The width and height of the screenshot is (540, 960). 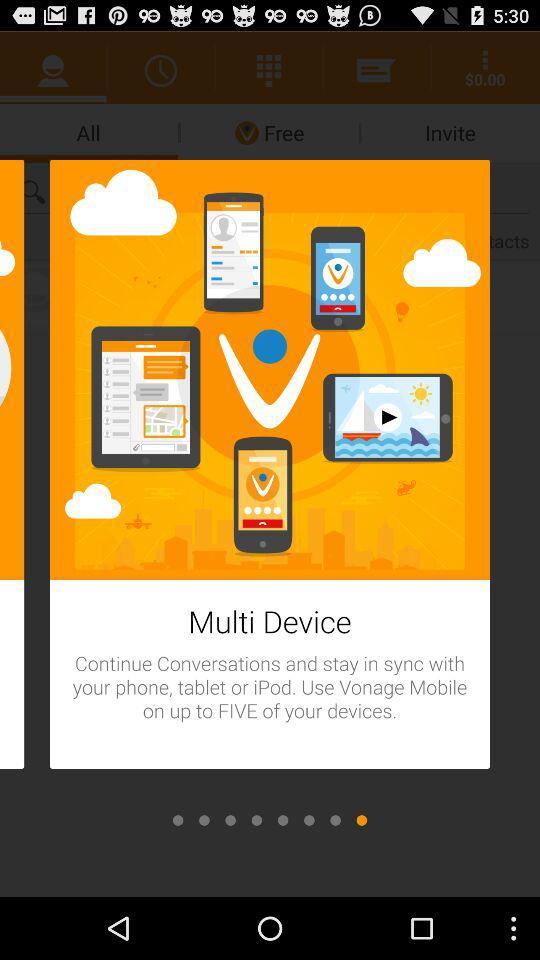 I want to click on open tabs, so click(x=282, y=820).